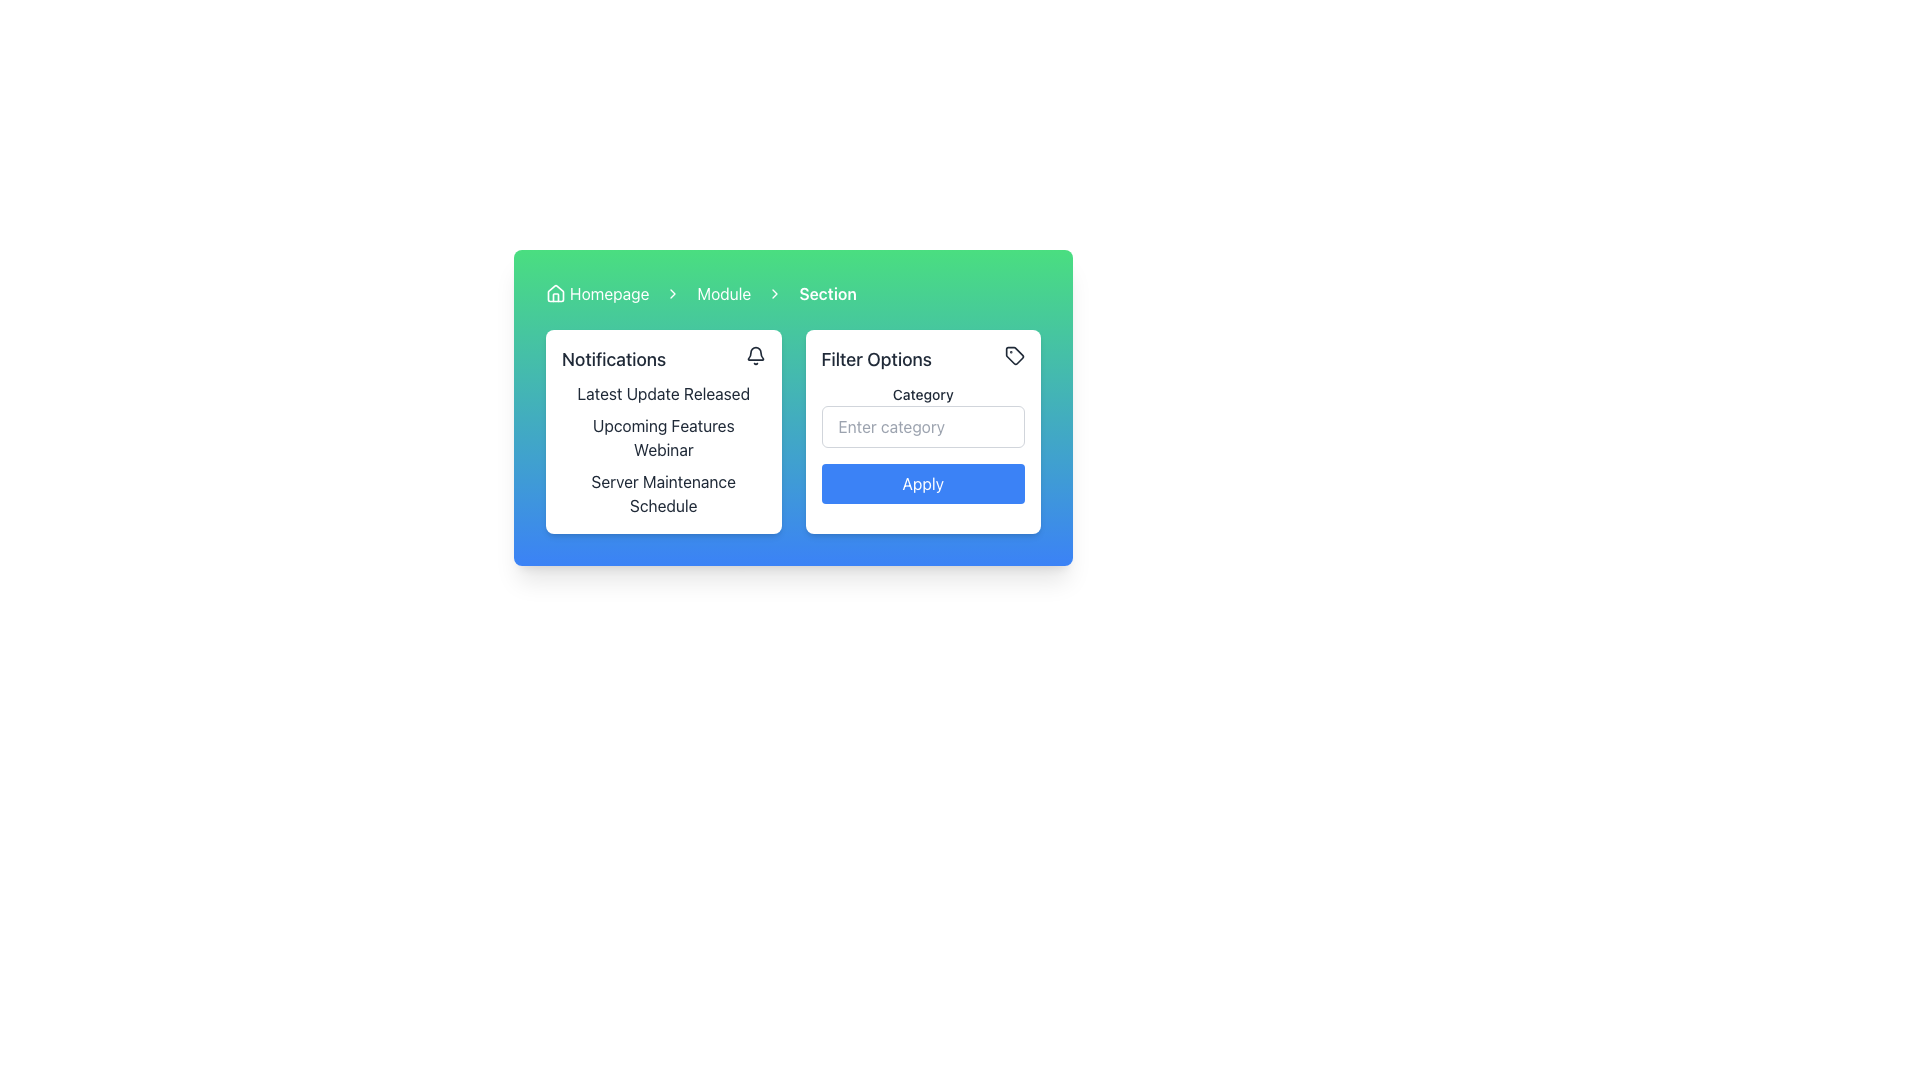 The height and width of the screenshot is (1080, 1920). Describe the element at coordinates (663, 437) in the screenshot. I see `the text label reading 'Upcoming Features Webinar' located in the 'Notifications' section, positioned second among three text items` at that location.